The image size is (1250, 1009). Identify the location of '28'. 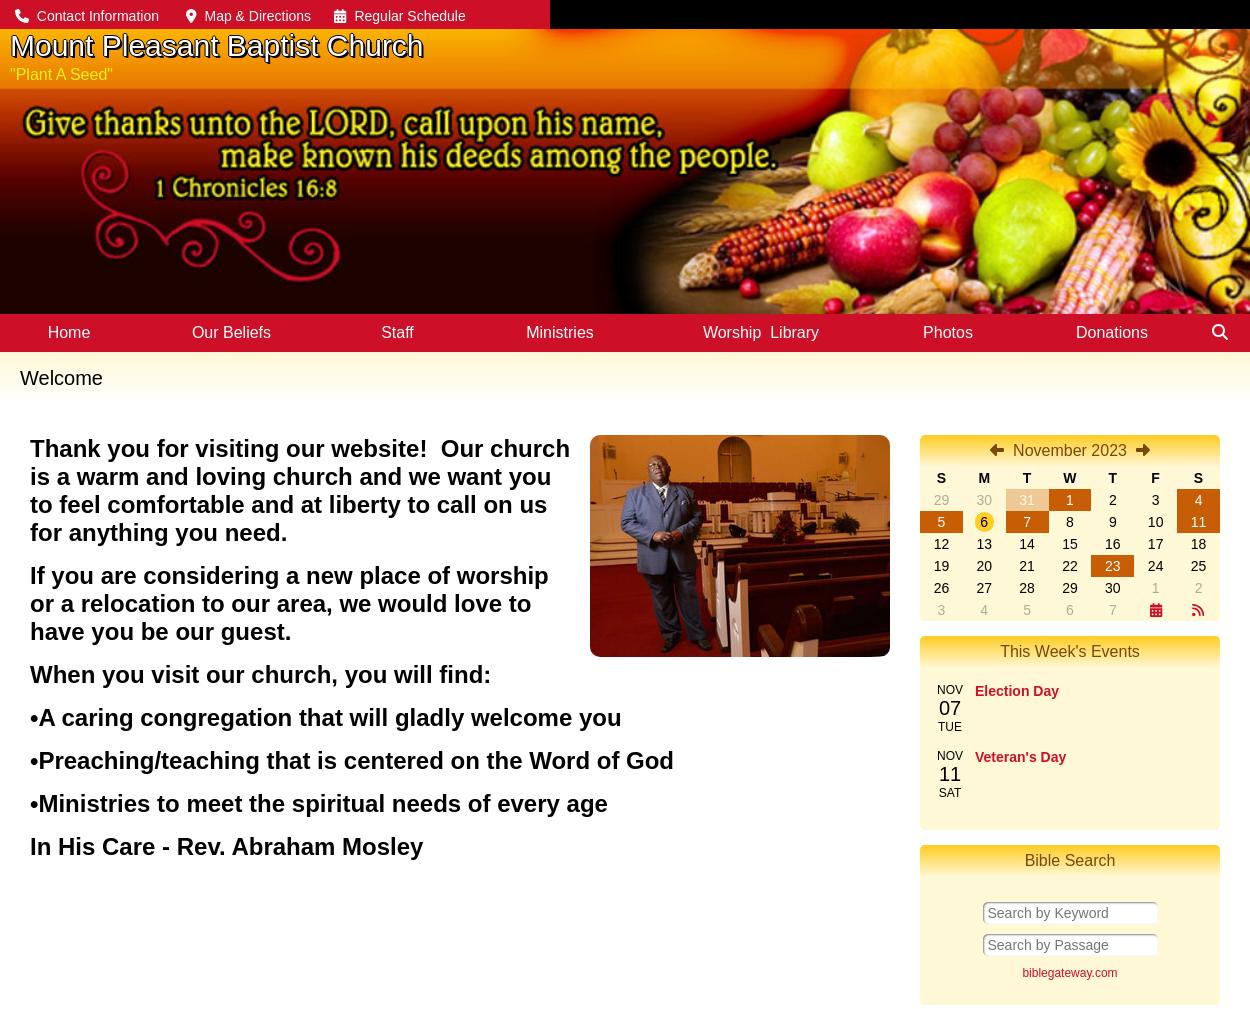
(1019, 588).